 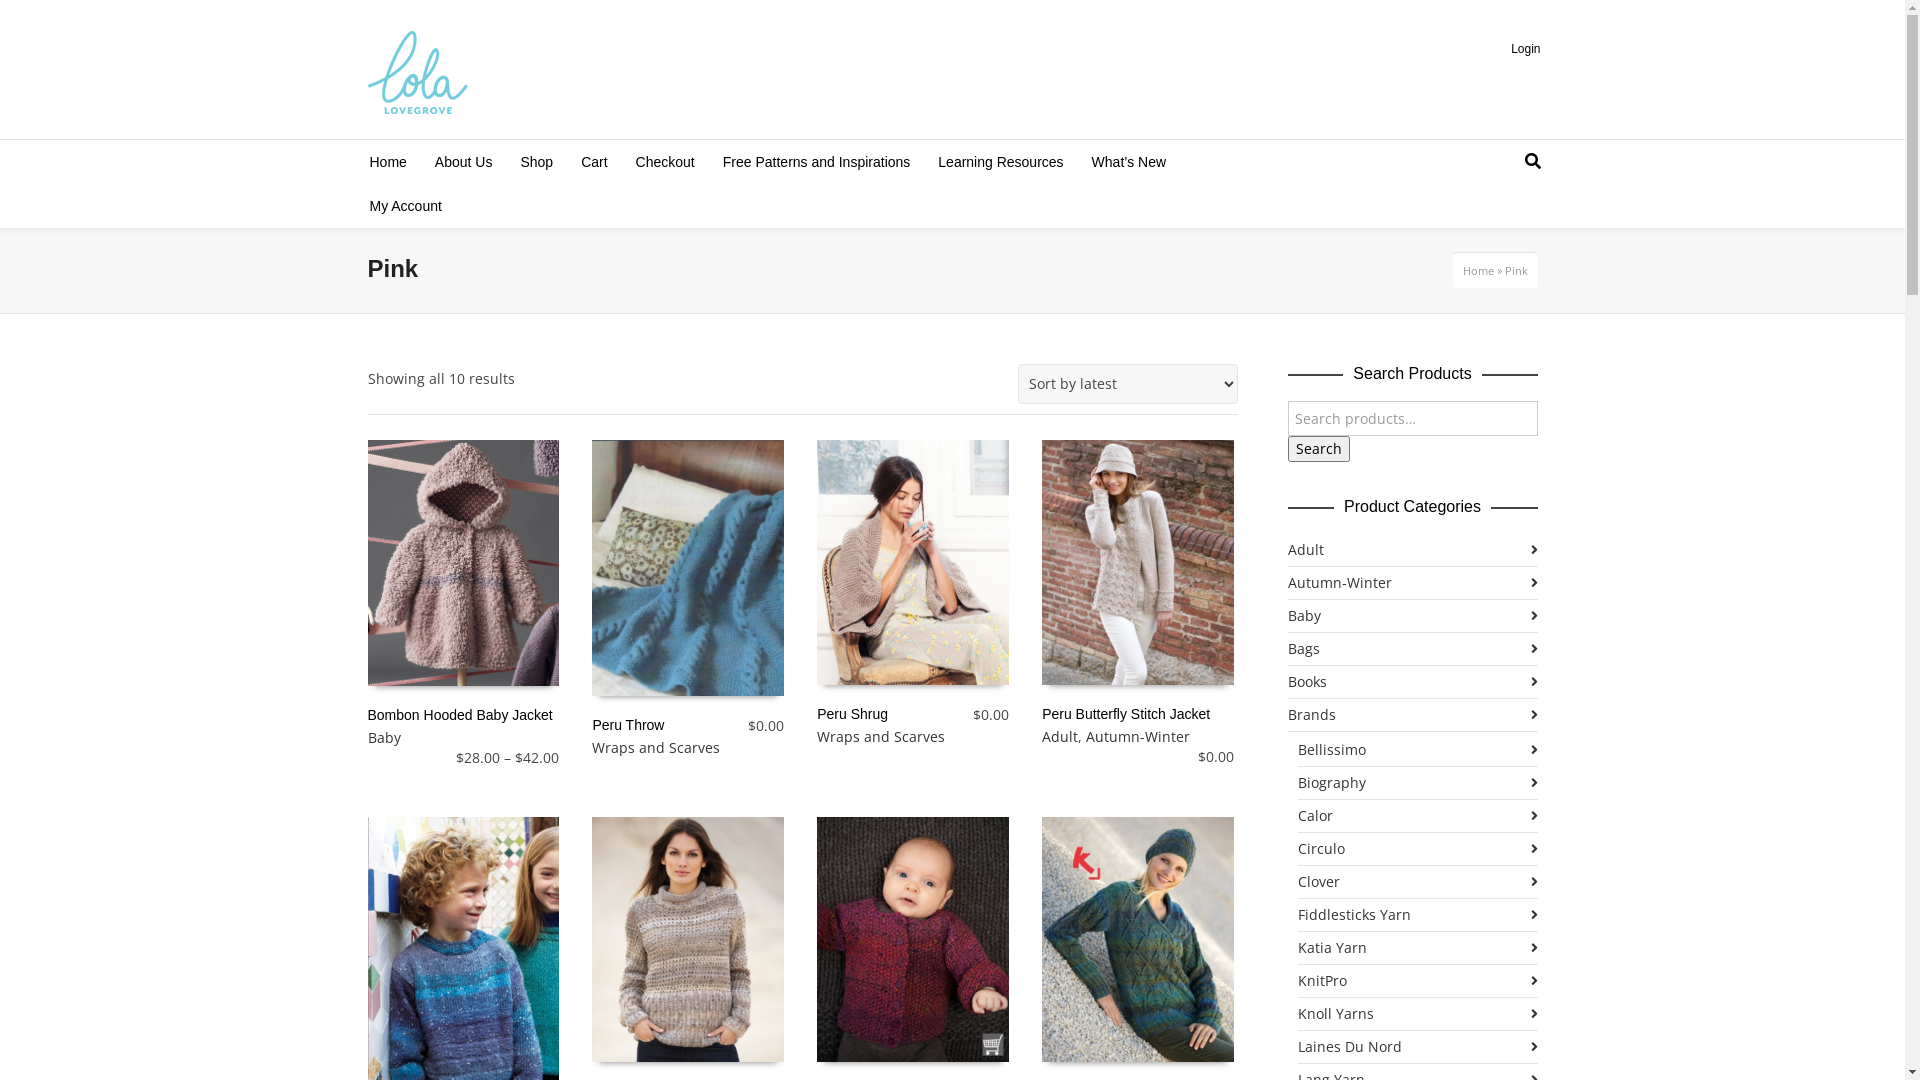 What do you see at coordinates (1411, 550) in the screenshot?
I see `'Adult'` at bounding box center [1411, 550].